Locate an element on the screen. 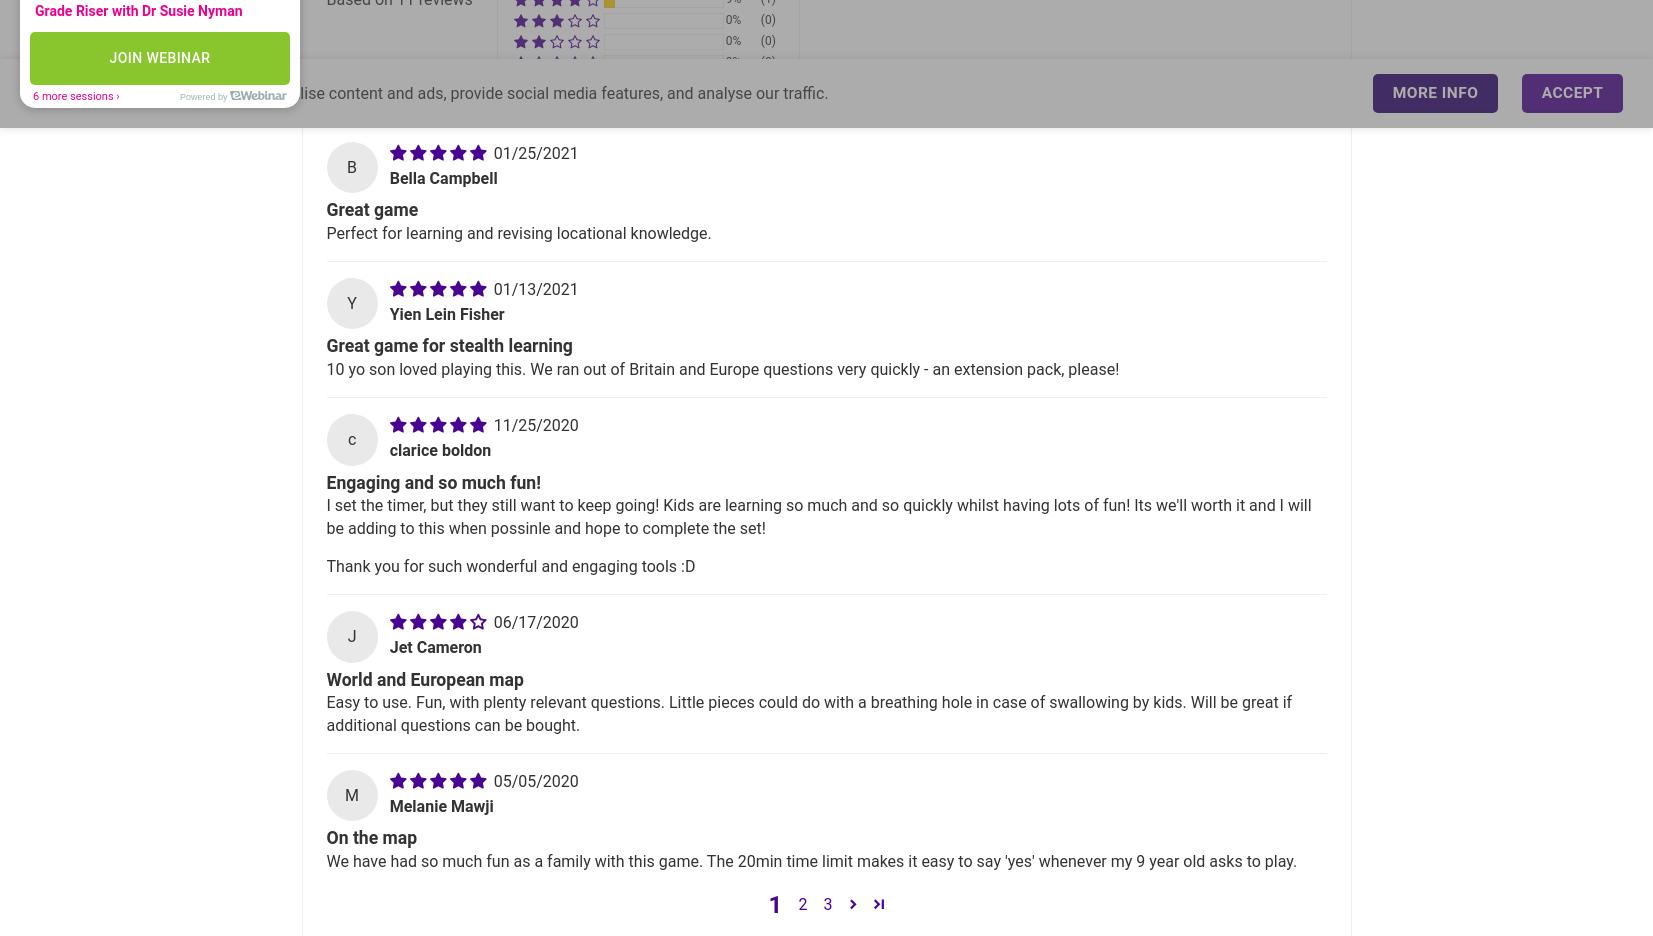 Image resolution: width=1653 pixels, height=936 pixels. '05/05/2020' is located at coordinates (534, 780).